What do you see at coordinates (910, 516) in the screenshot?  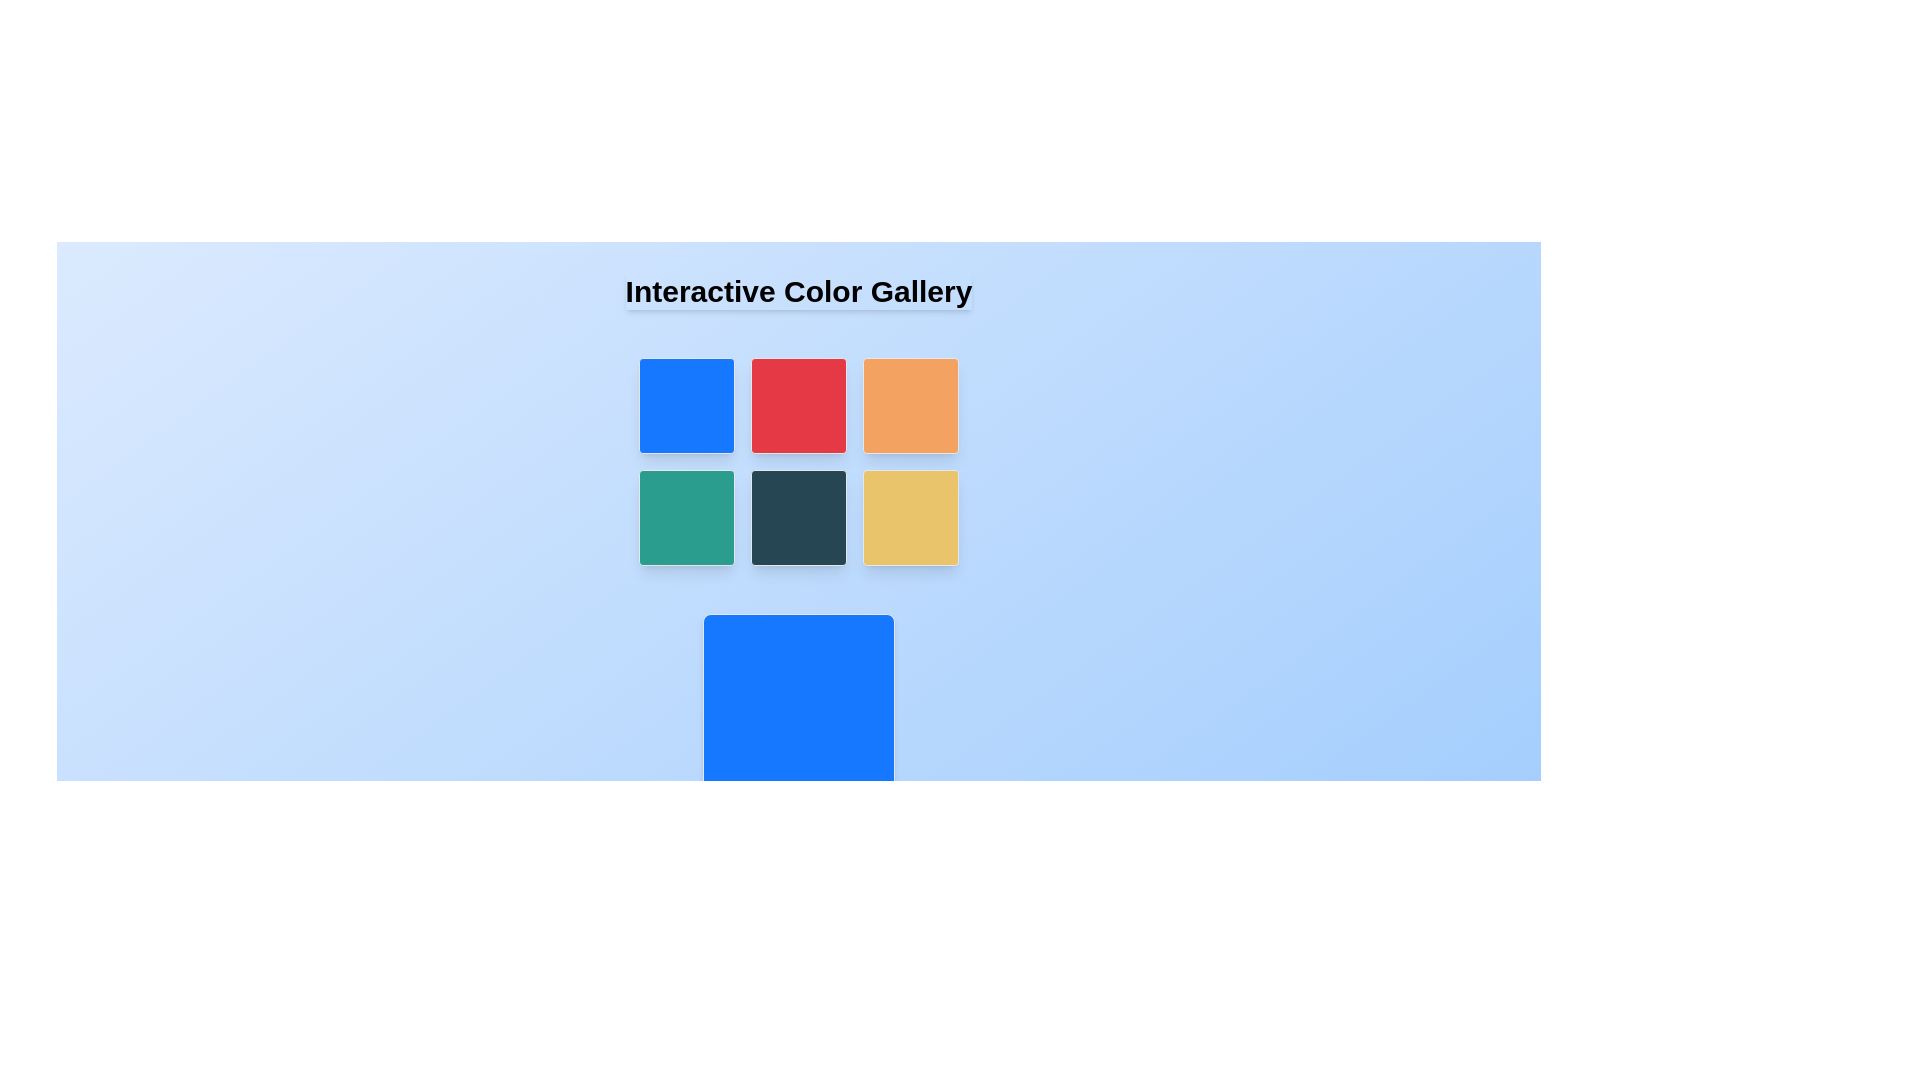 I see `the interactive tile located in the second row, third column of the gallery interface` at bounding box center [910, 516].